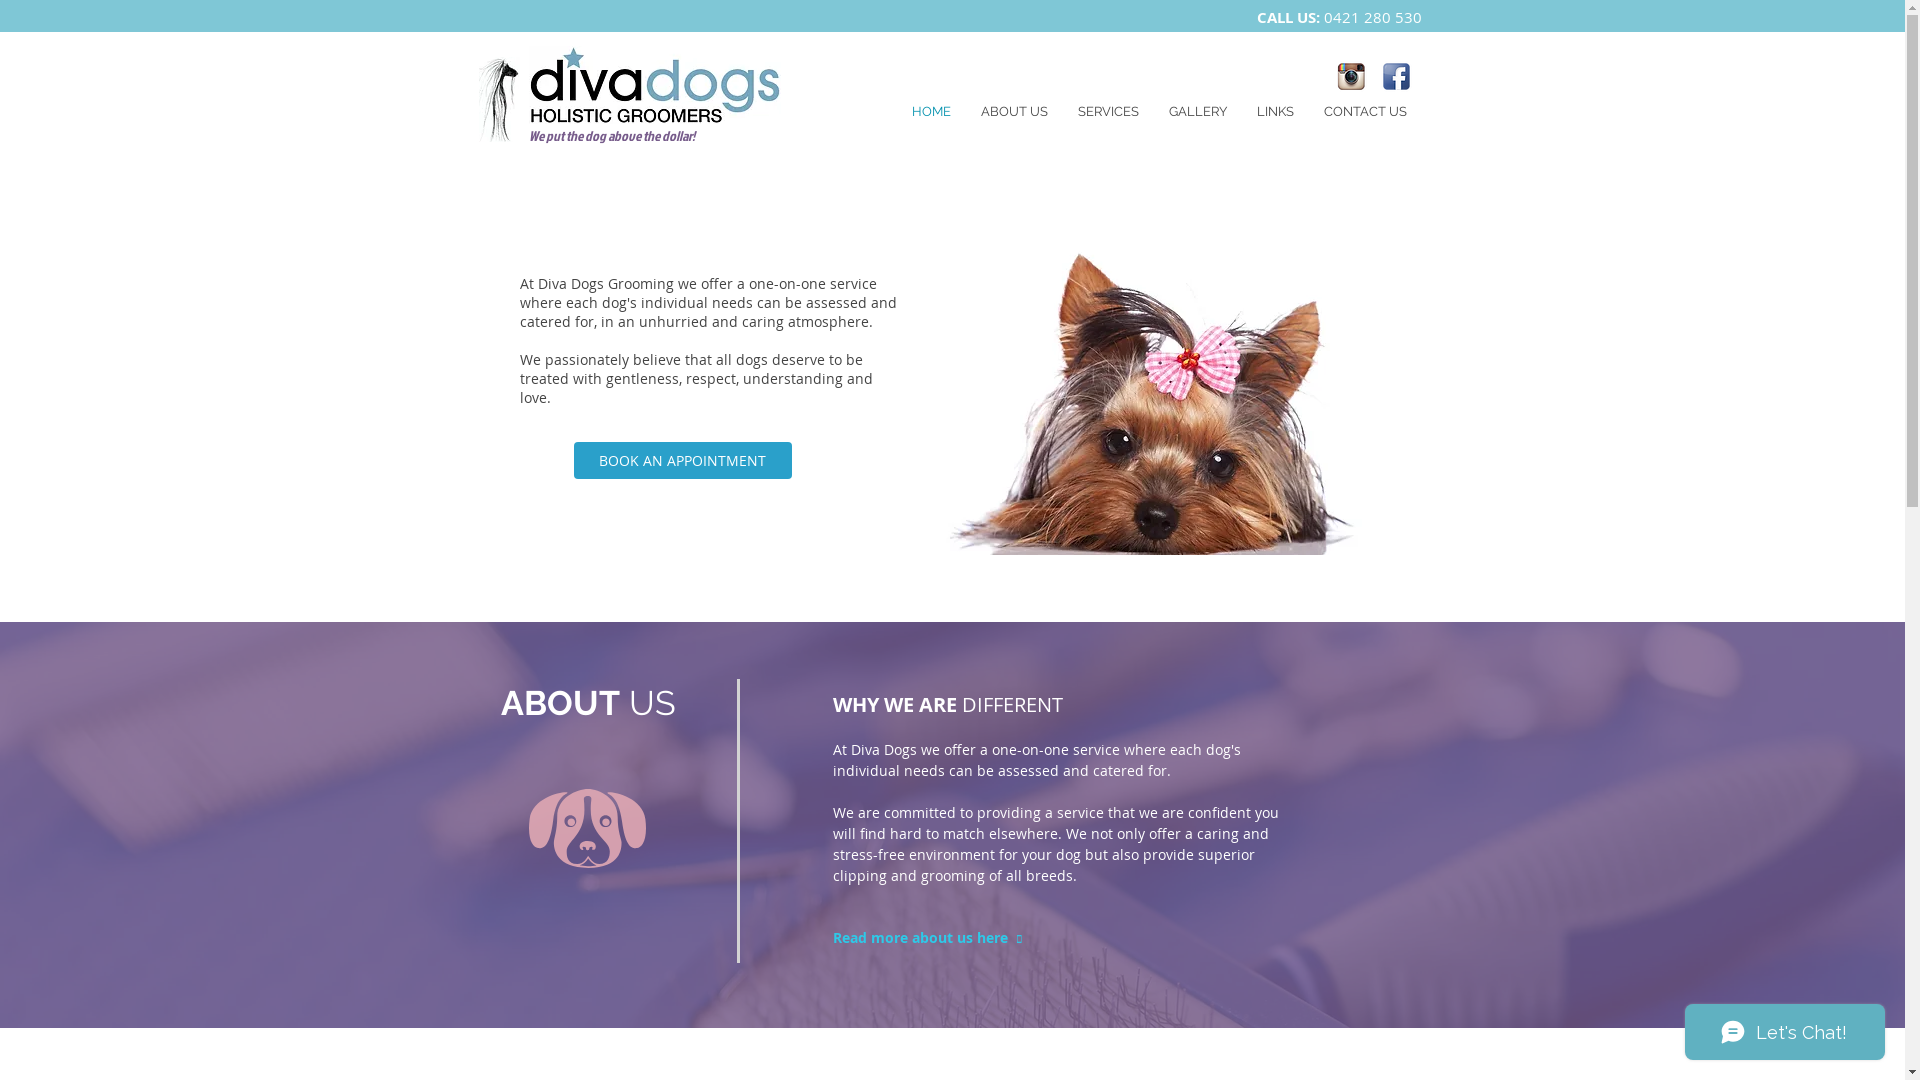  What do you see at coordinates (1394, 75) in the screenshot?
I see `'social_facebook_box_blue.png'` at bounding box center [1394, 75].